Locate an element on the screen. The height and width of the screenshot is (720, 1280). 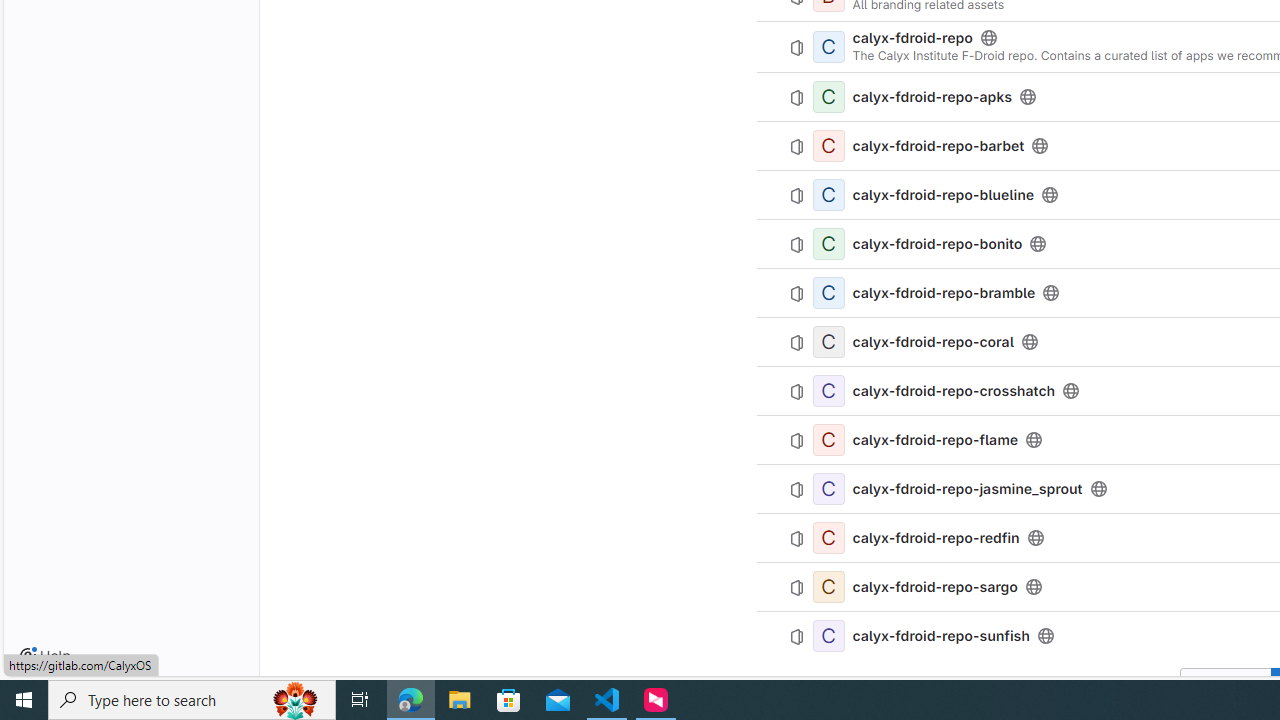
'calyx-fdroid-repo-sargo' is located at coordinates (934, 585).